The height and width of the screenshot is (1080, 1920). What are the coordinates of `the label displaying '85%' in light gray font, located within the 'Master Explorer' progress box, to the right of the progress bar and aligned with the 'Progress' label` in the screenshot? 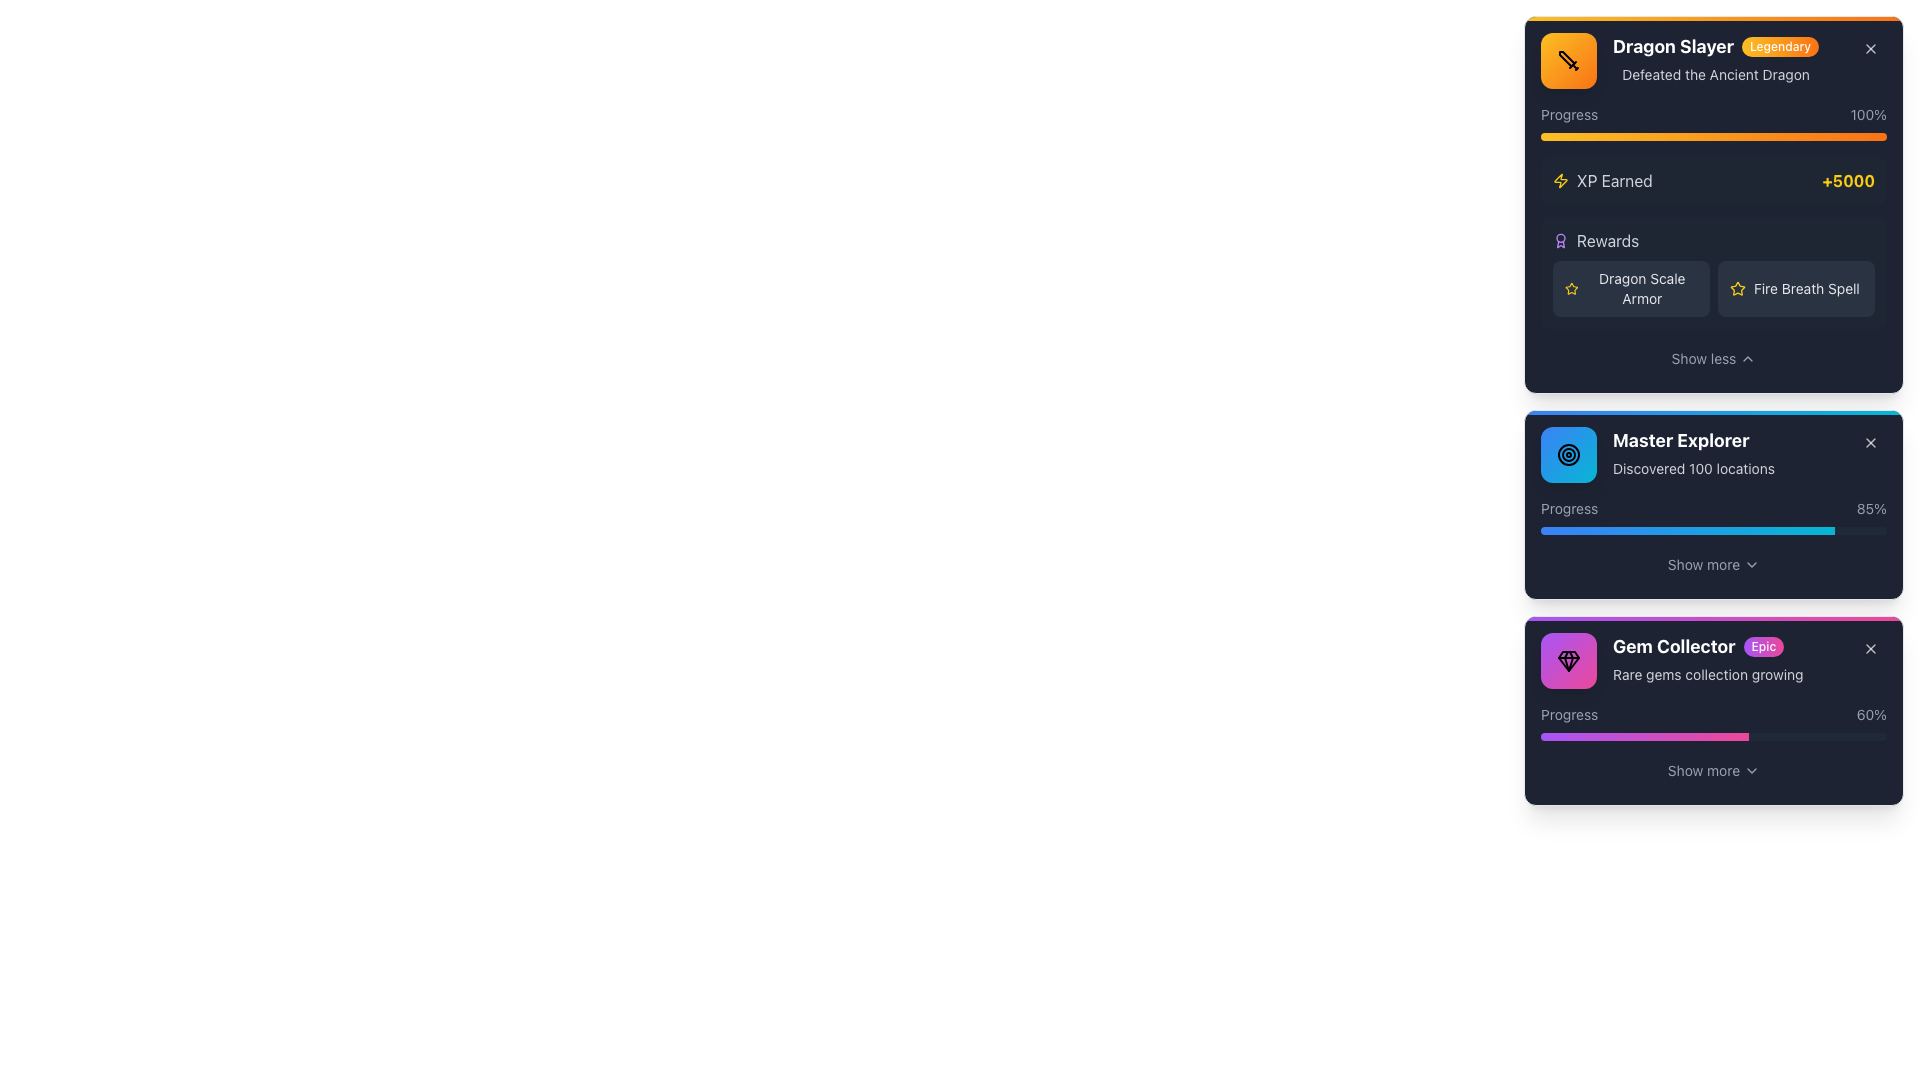 It's located at (1871, 508).